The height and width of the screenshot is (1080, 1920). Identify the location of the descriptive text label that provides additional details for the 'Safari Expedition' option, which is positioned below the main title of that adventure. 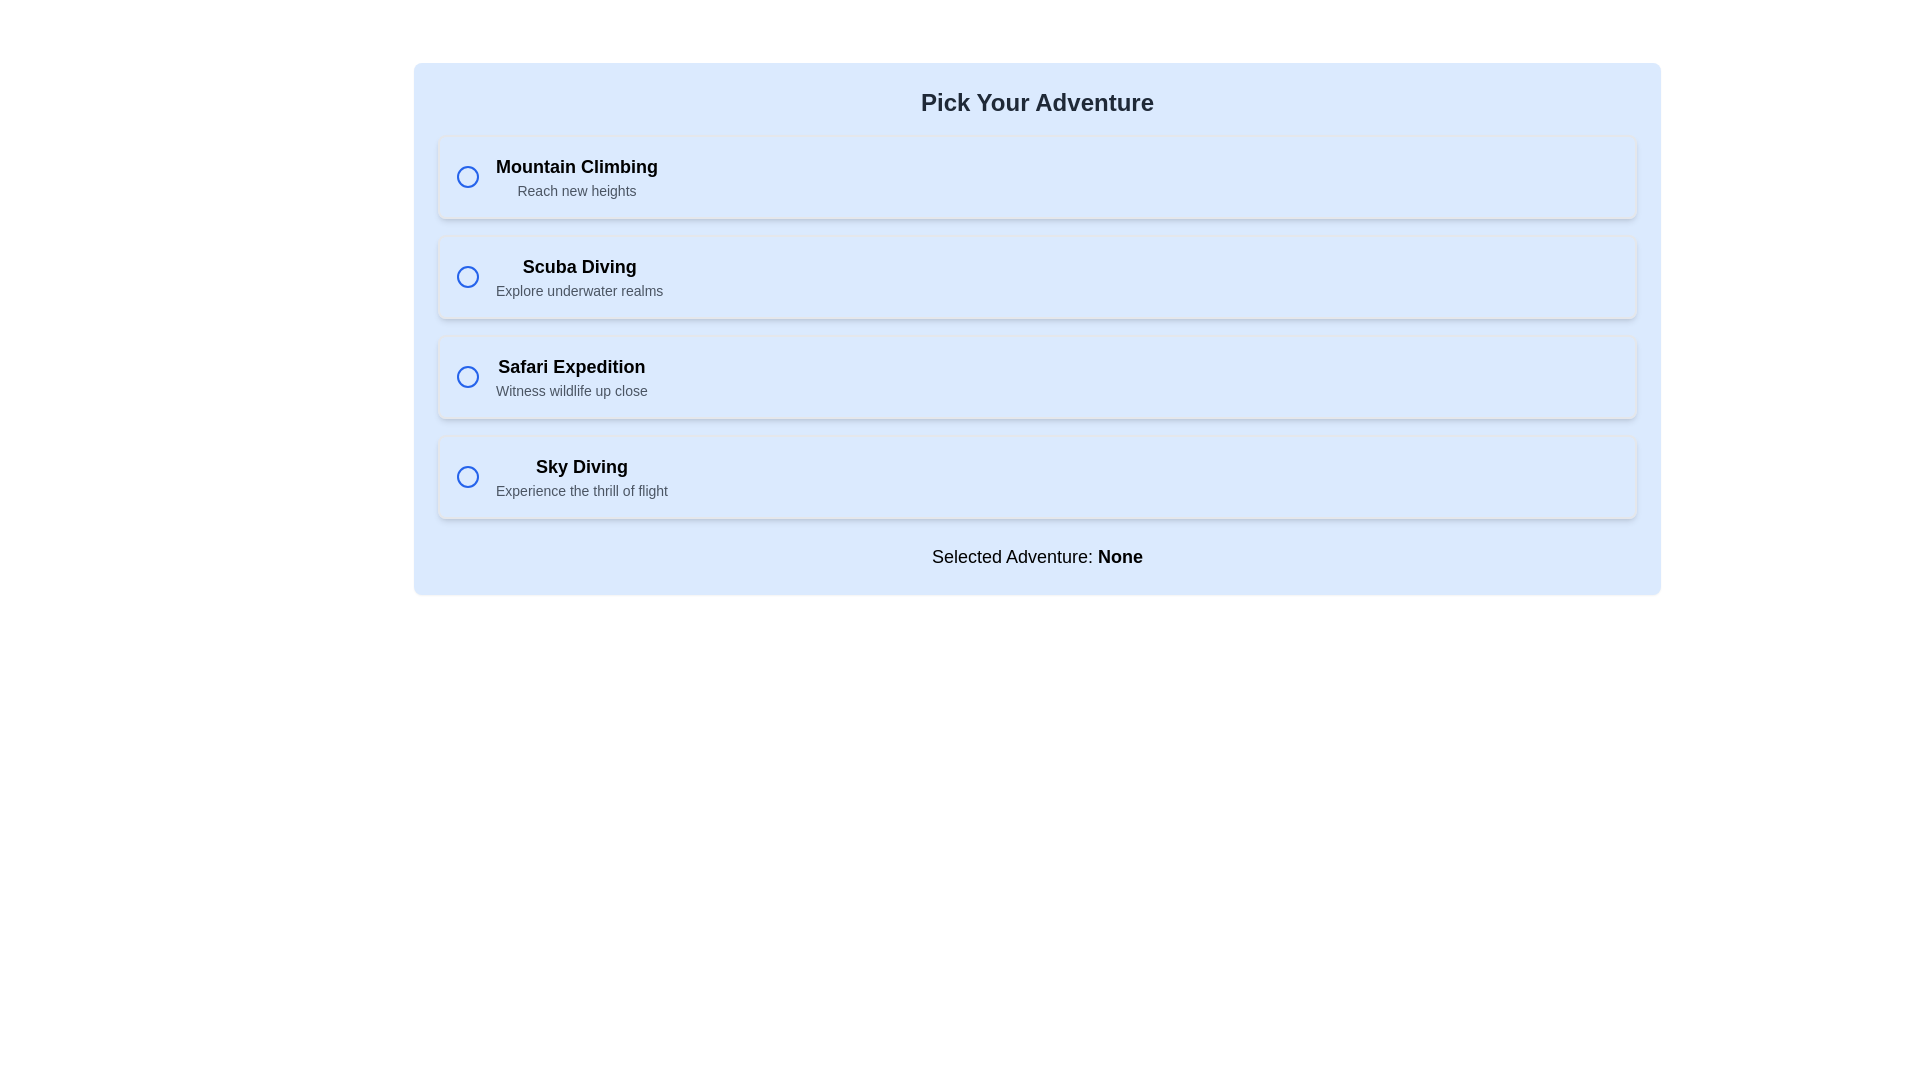
(570, 390).